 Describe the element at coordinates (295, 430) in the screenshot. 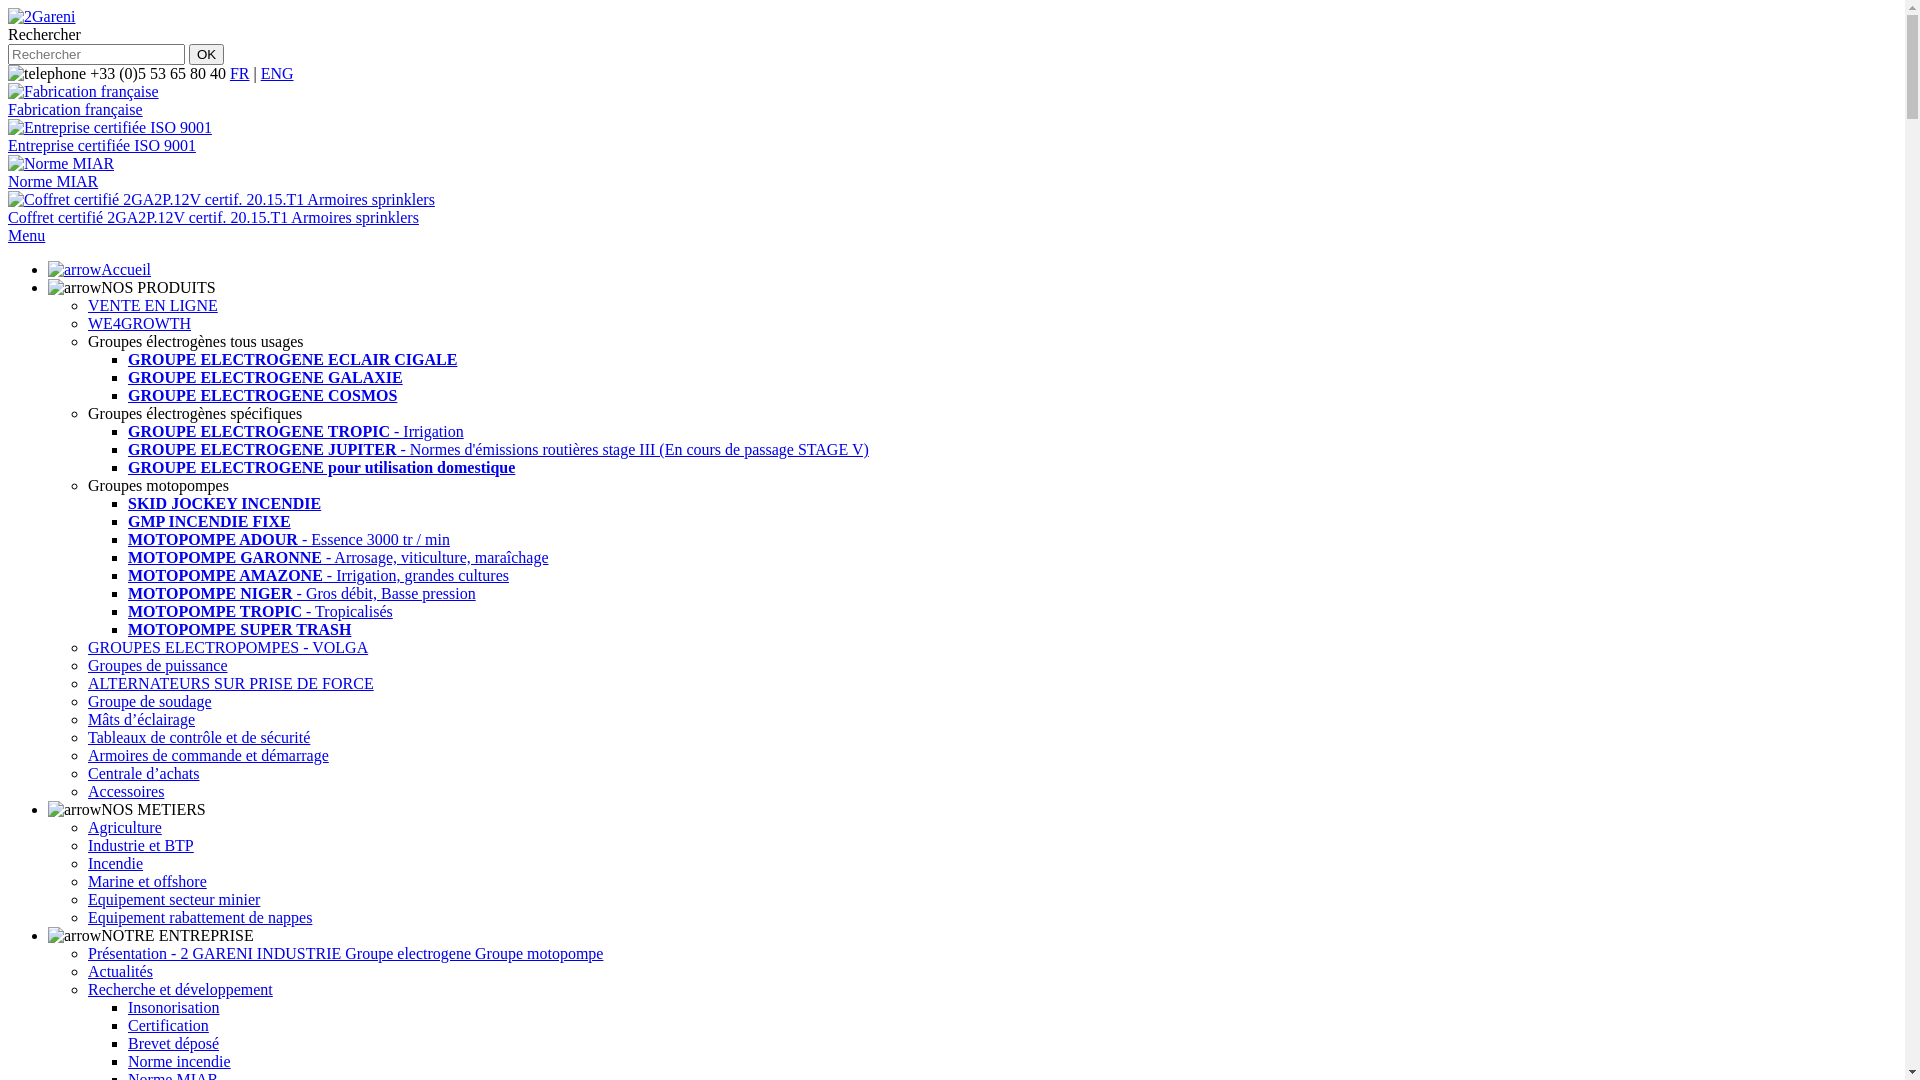

I see `'GROUPE ELECTROGENE TROPIC - Irrigation'` at that location.